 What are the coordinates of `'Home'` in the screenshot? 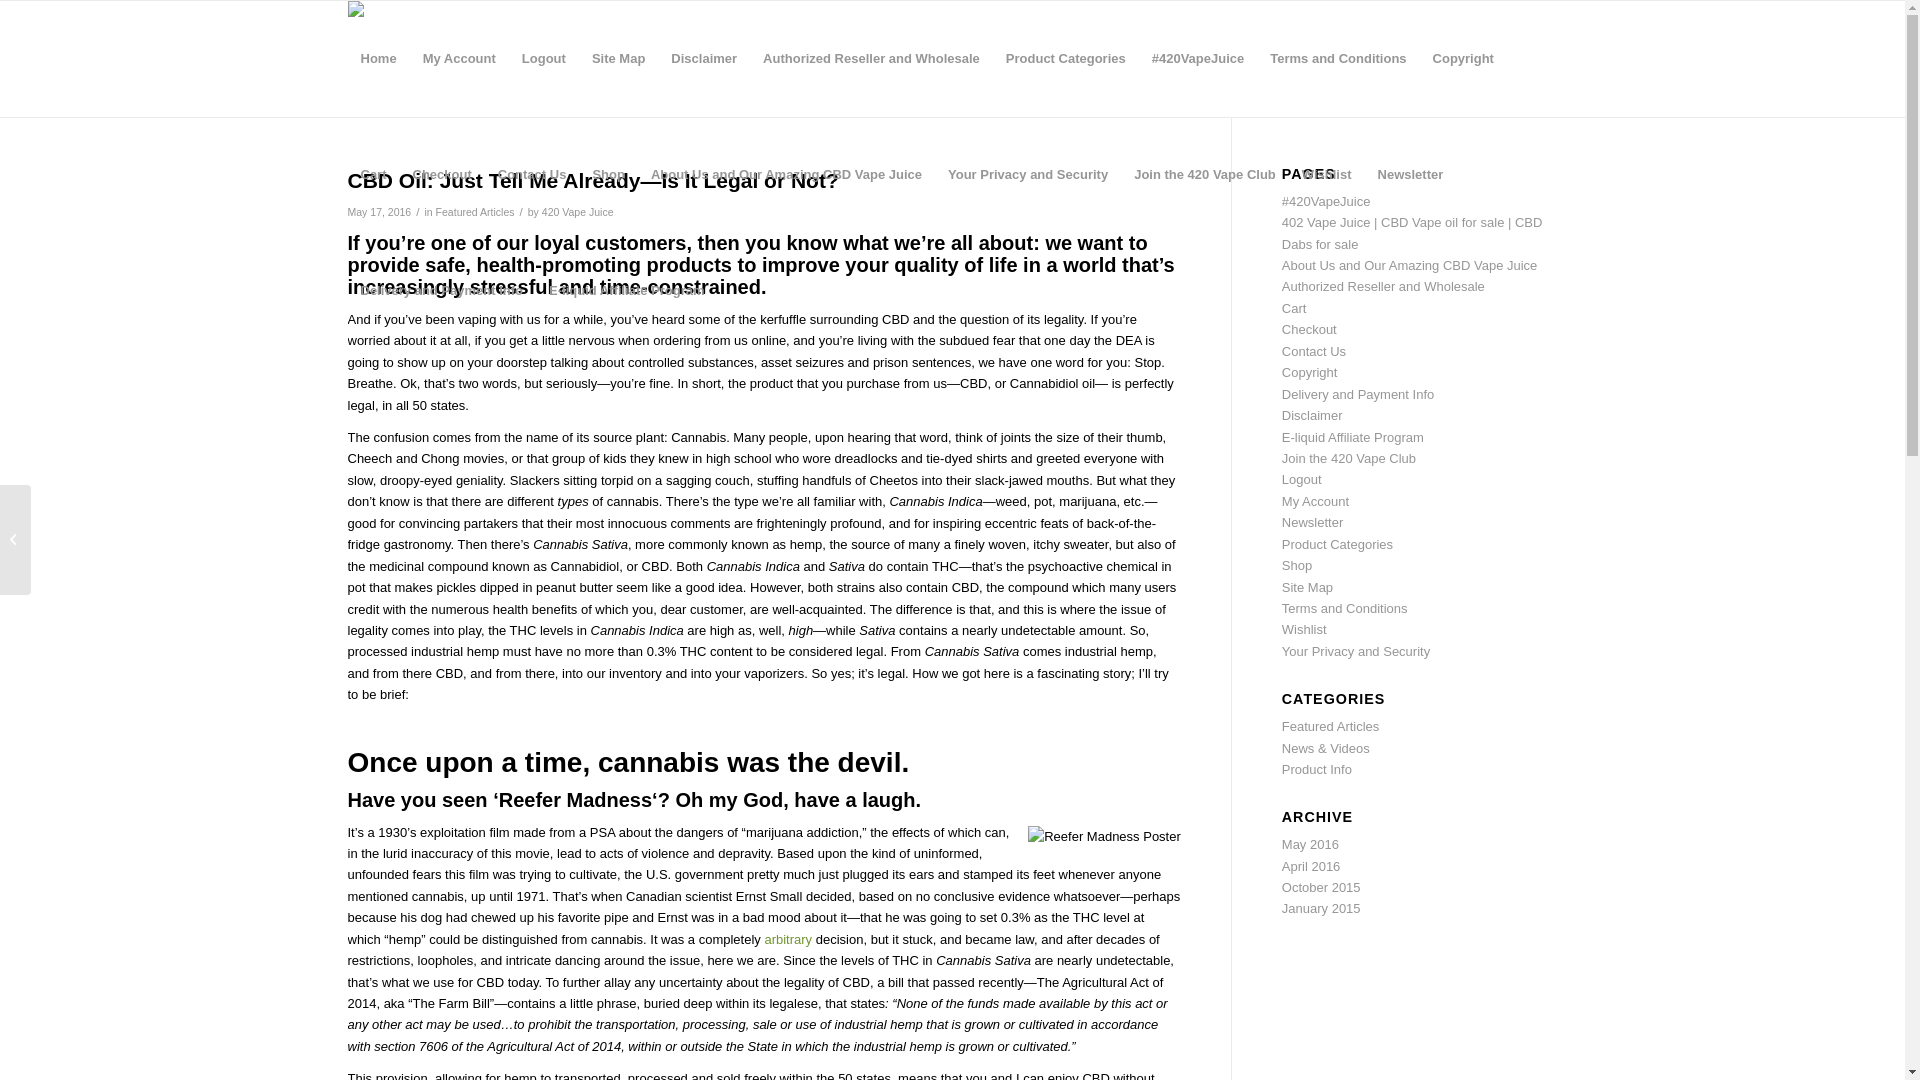 It's located at (379, 57).